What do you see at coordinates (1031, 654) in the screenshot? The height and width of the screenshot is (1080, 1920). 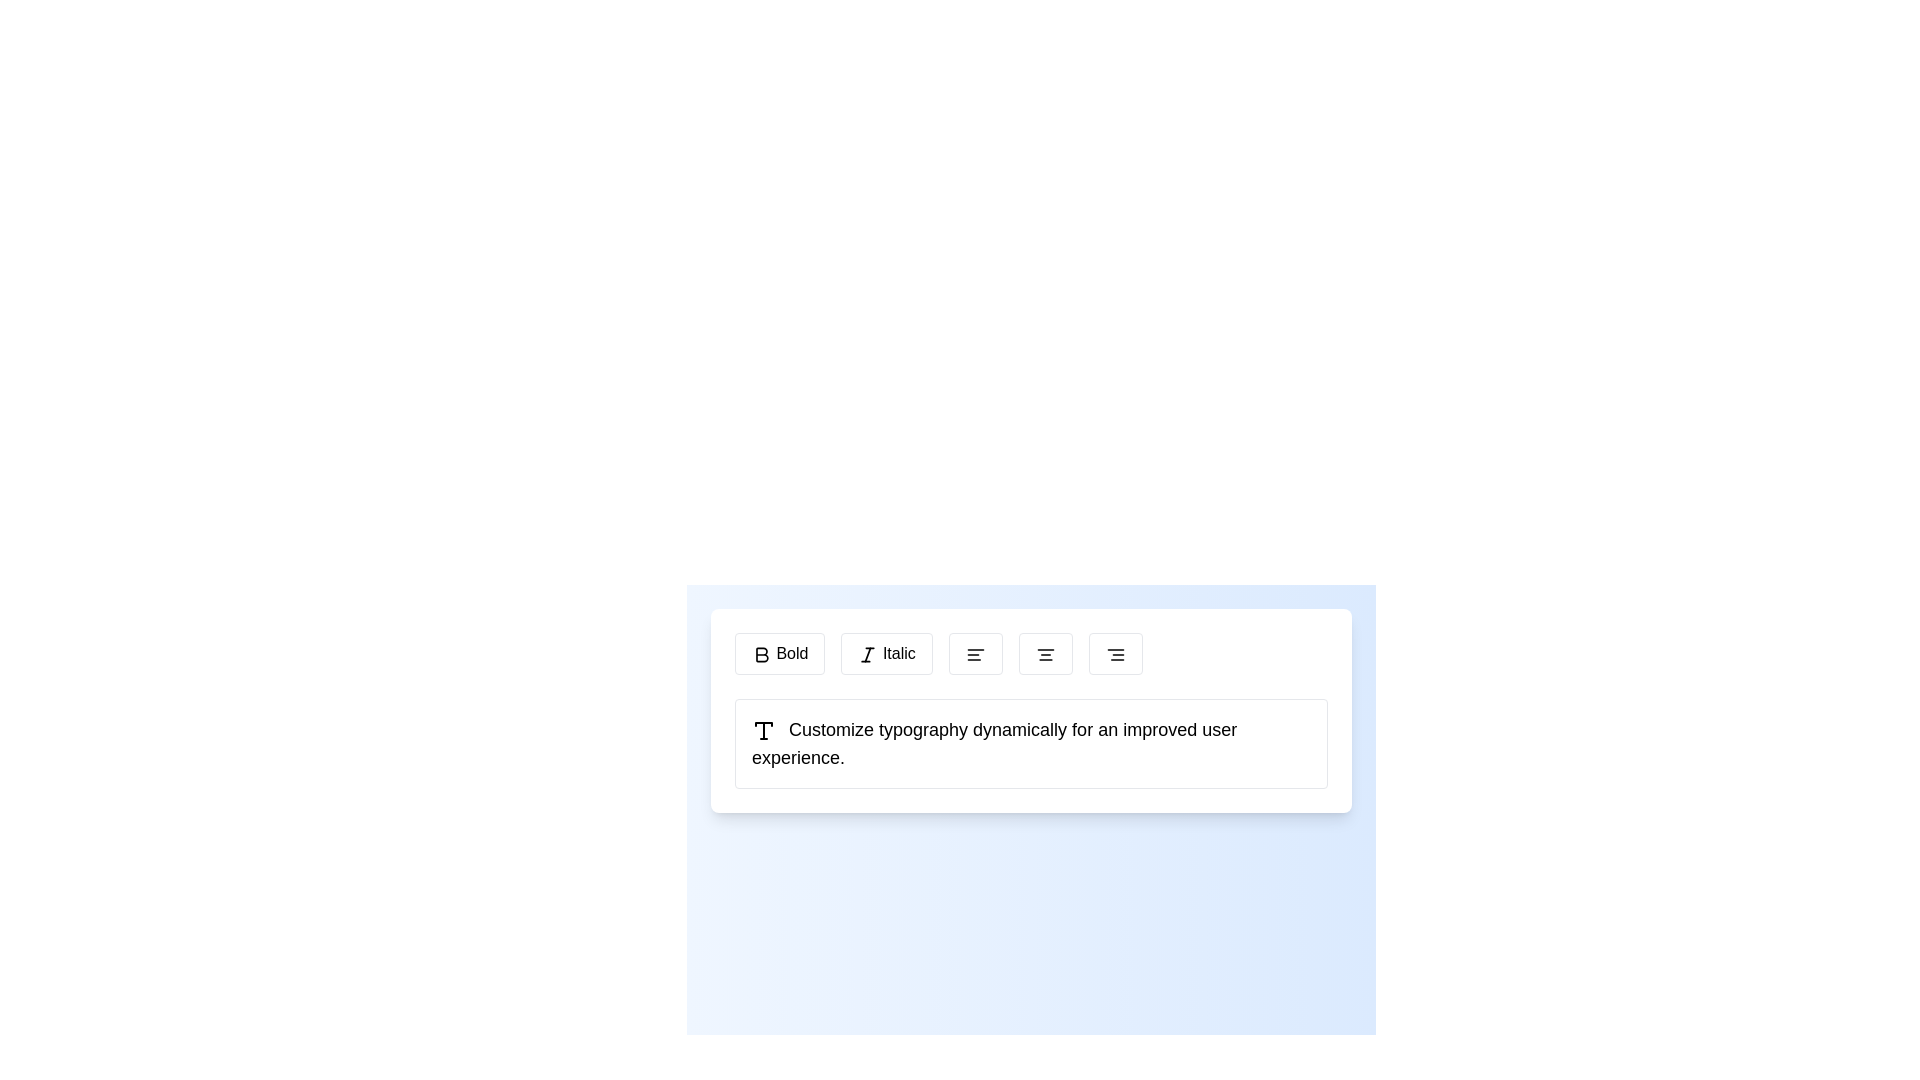 I see `the text formatting toolbar located below the header to apply formatting options for text styles, alignment, and lists` at bounding box center [1031, 654].